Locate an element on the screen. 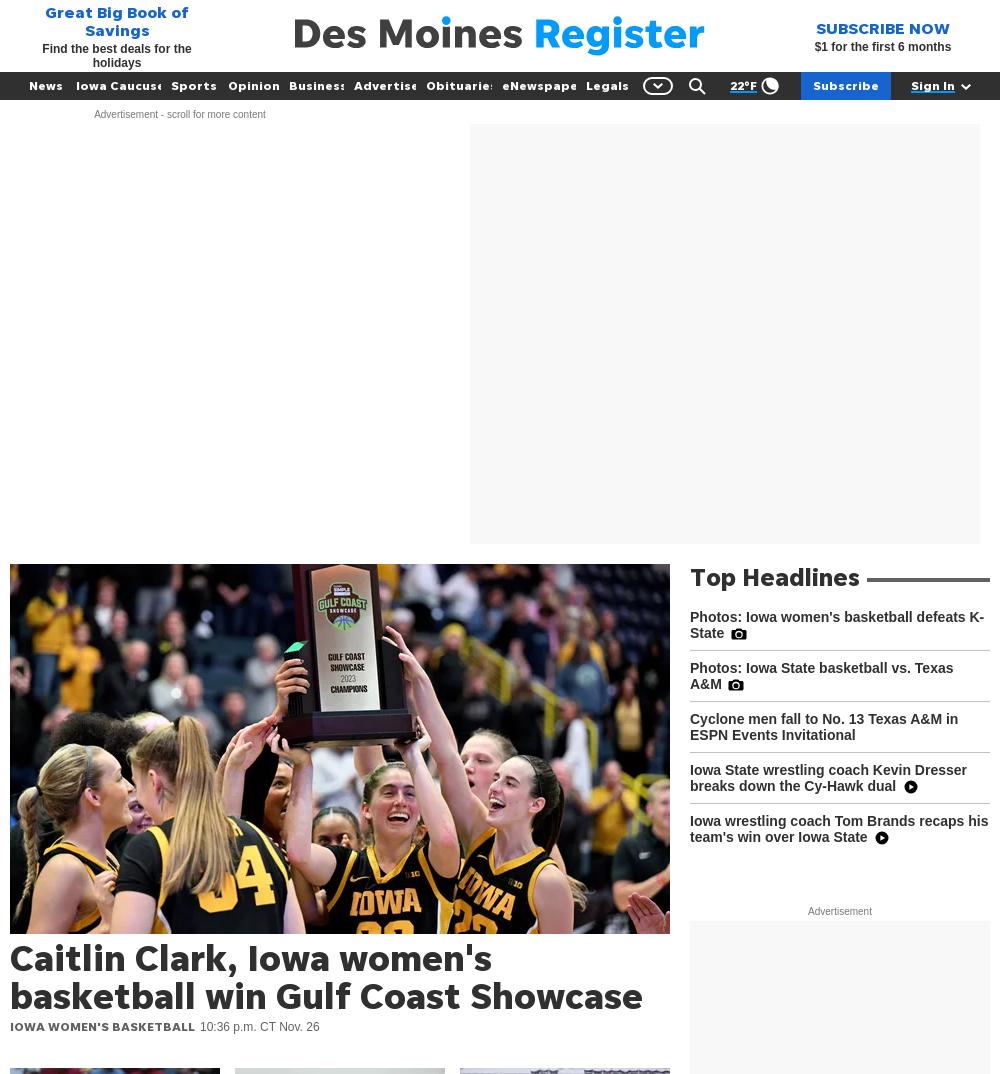 The height and width of the screenshot is (1074, 1000). 'Legals' is located at coordinates (606, 85).